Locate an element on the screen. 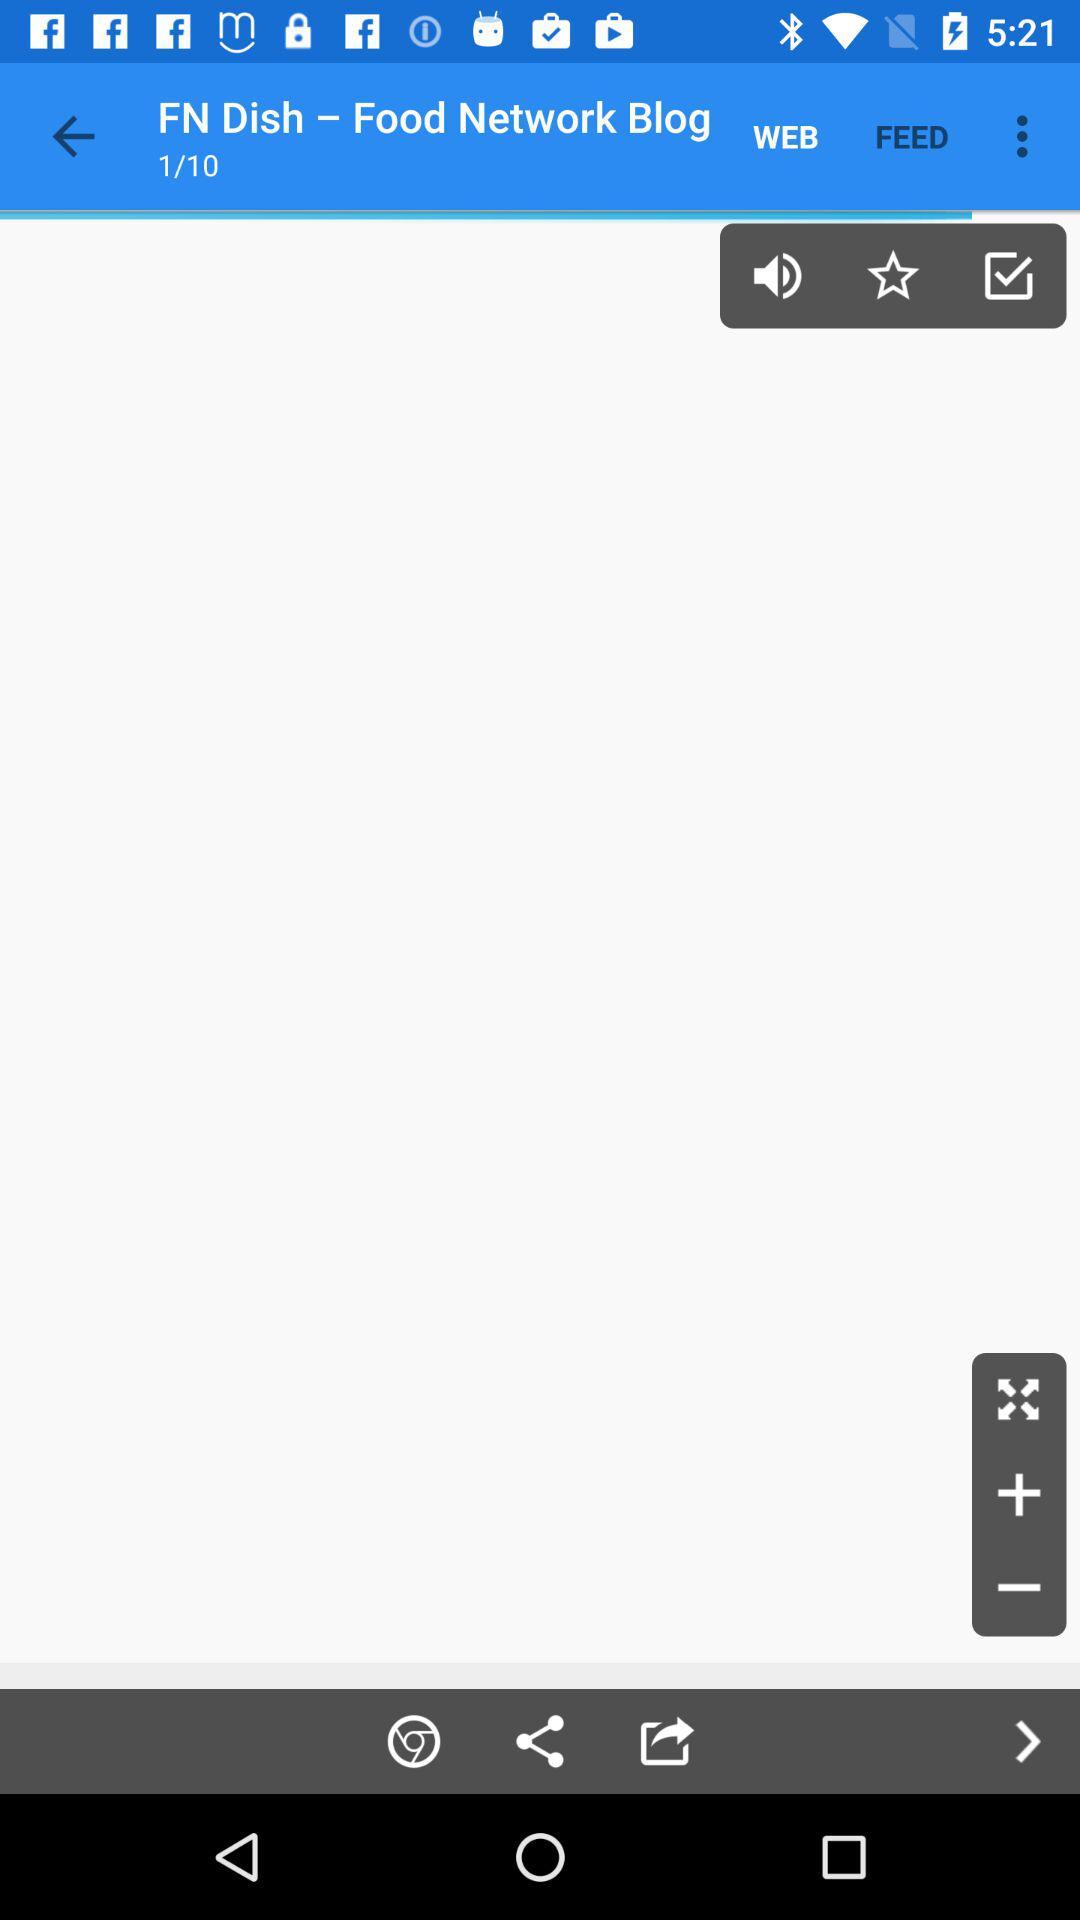  to favorites is located at coordinates (892, 274).